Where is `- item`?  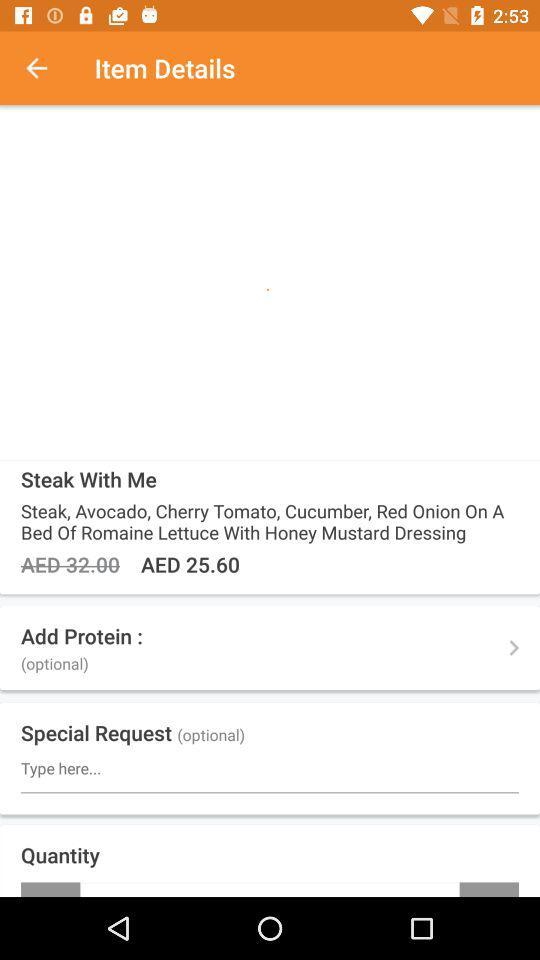 - item is located at coordinates (50, 888).